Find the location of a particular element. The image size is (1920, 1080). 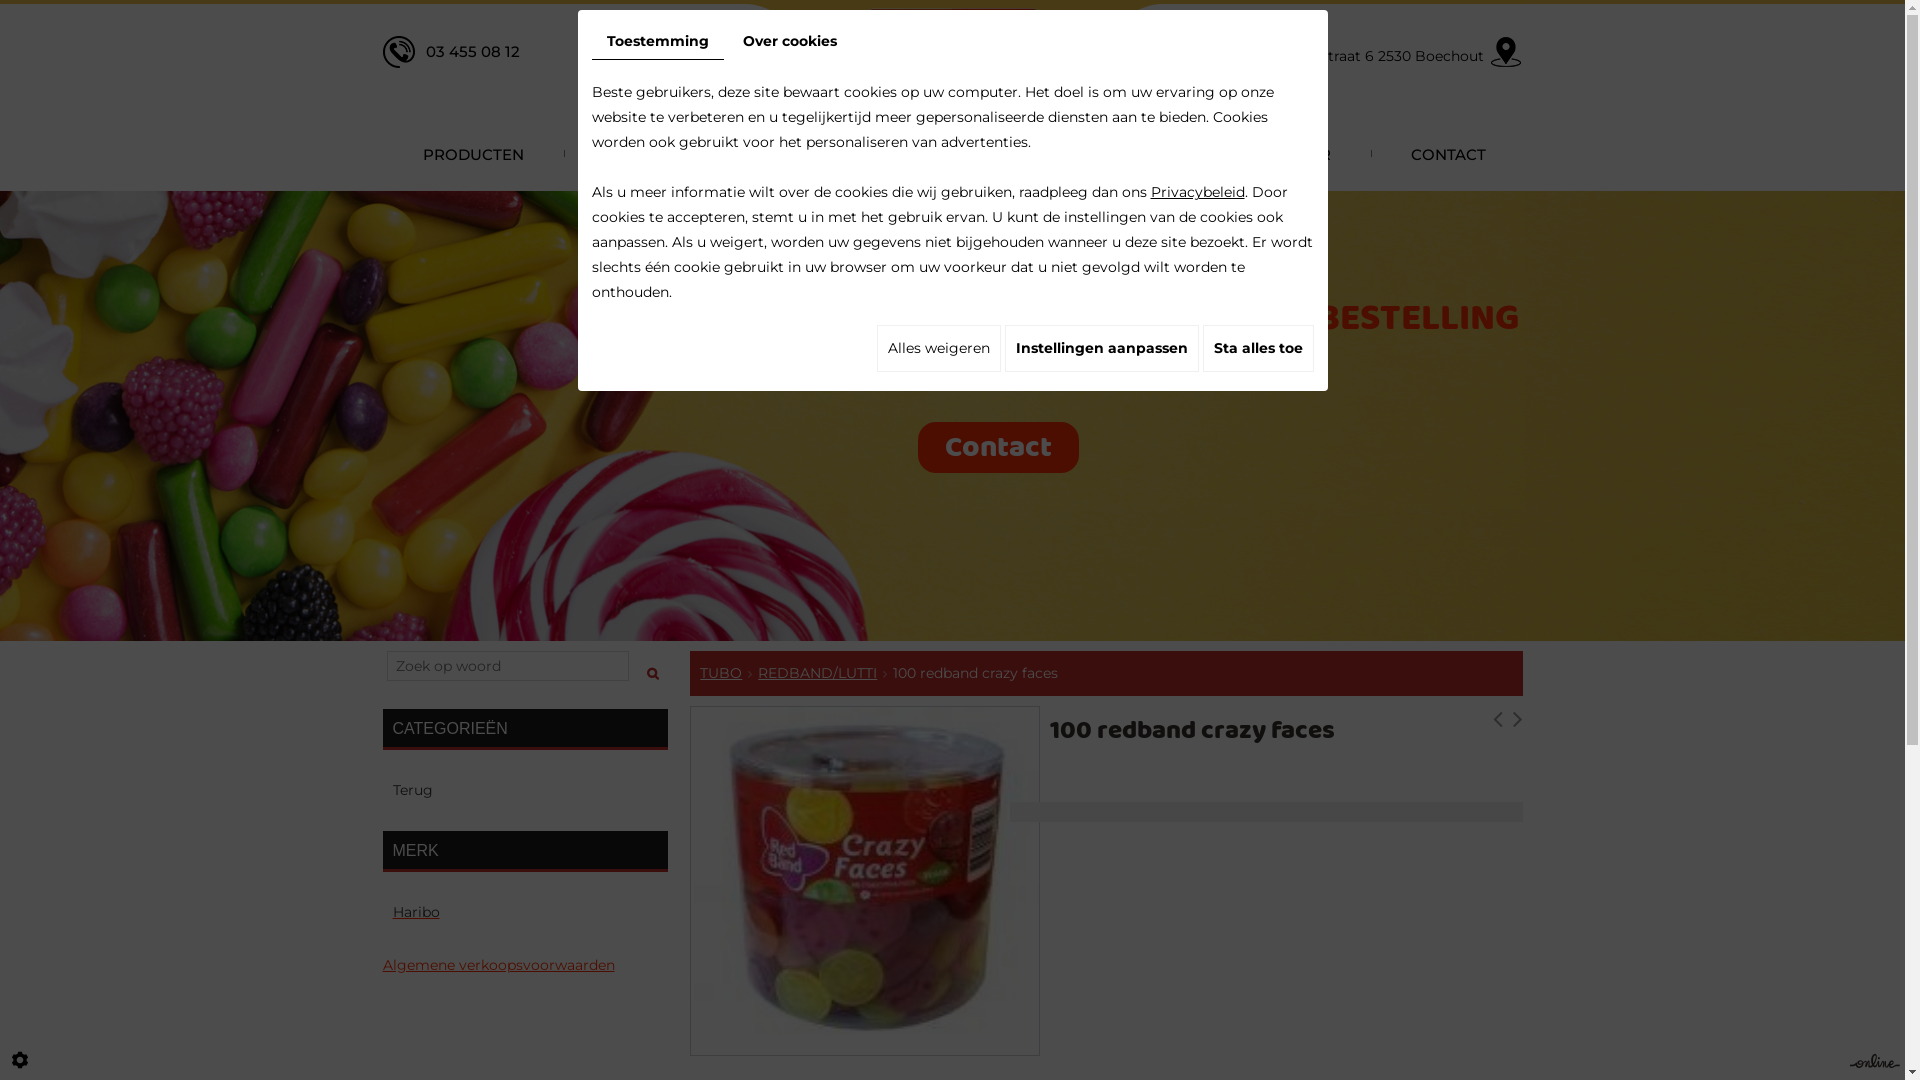

'Zoeken' is located at coordinates (654, 666).